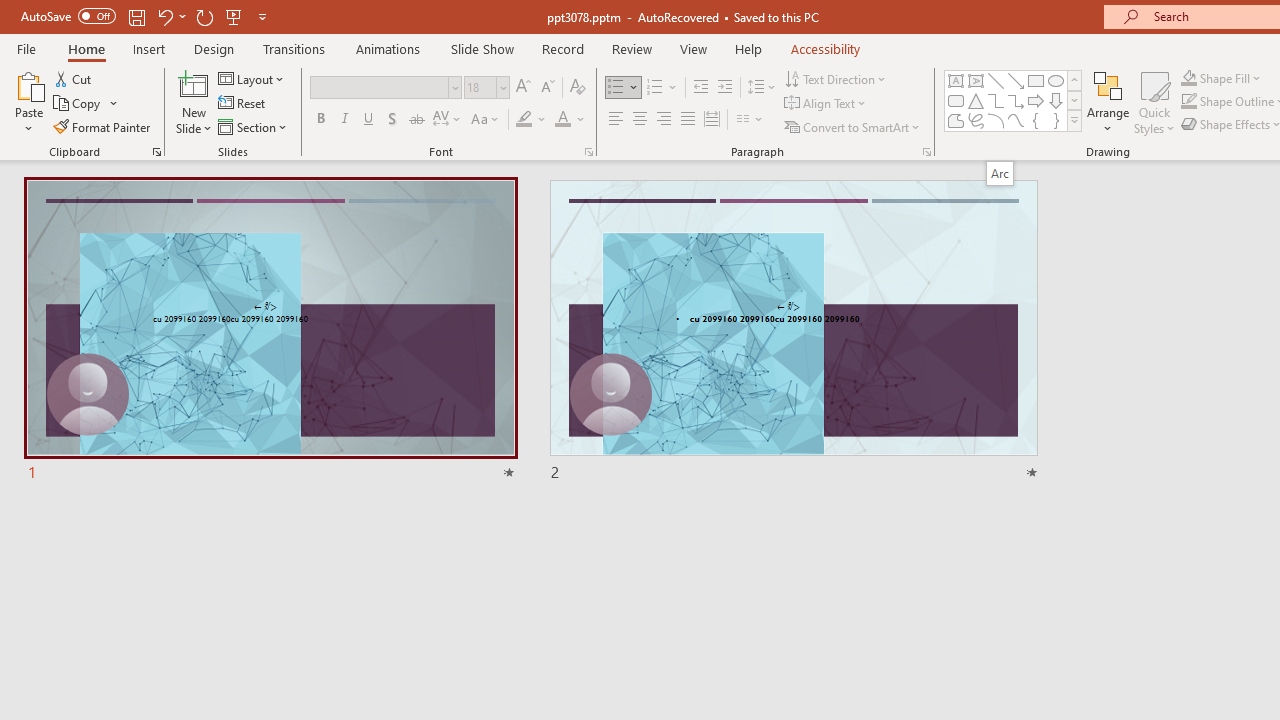 The image size is (1280, 720). What do you see at coordinates (663, 119) in the screenshot?
I see `'Align Right'` at bounding box center [663, 119].